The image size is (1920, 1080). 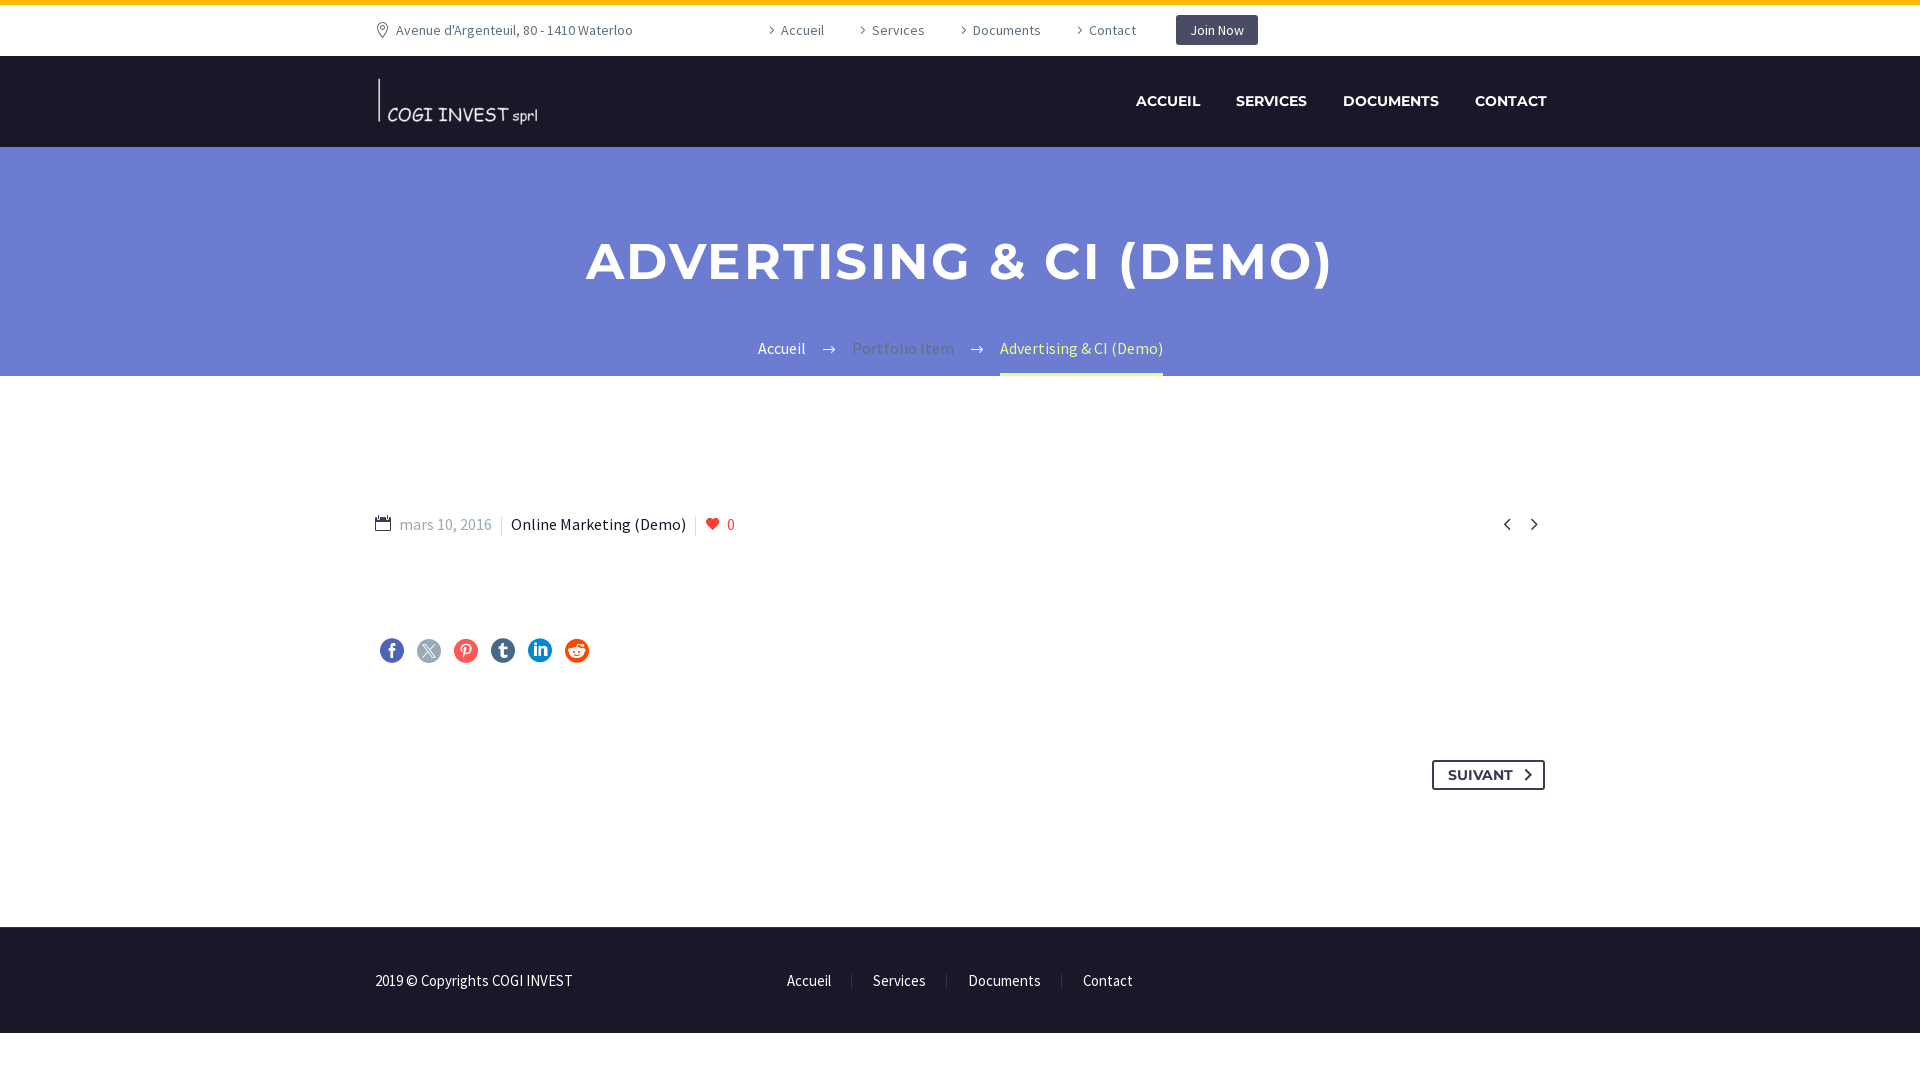 I want to click on 'Contact', so click(x=1069, y=30).